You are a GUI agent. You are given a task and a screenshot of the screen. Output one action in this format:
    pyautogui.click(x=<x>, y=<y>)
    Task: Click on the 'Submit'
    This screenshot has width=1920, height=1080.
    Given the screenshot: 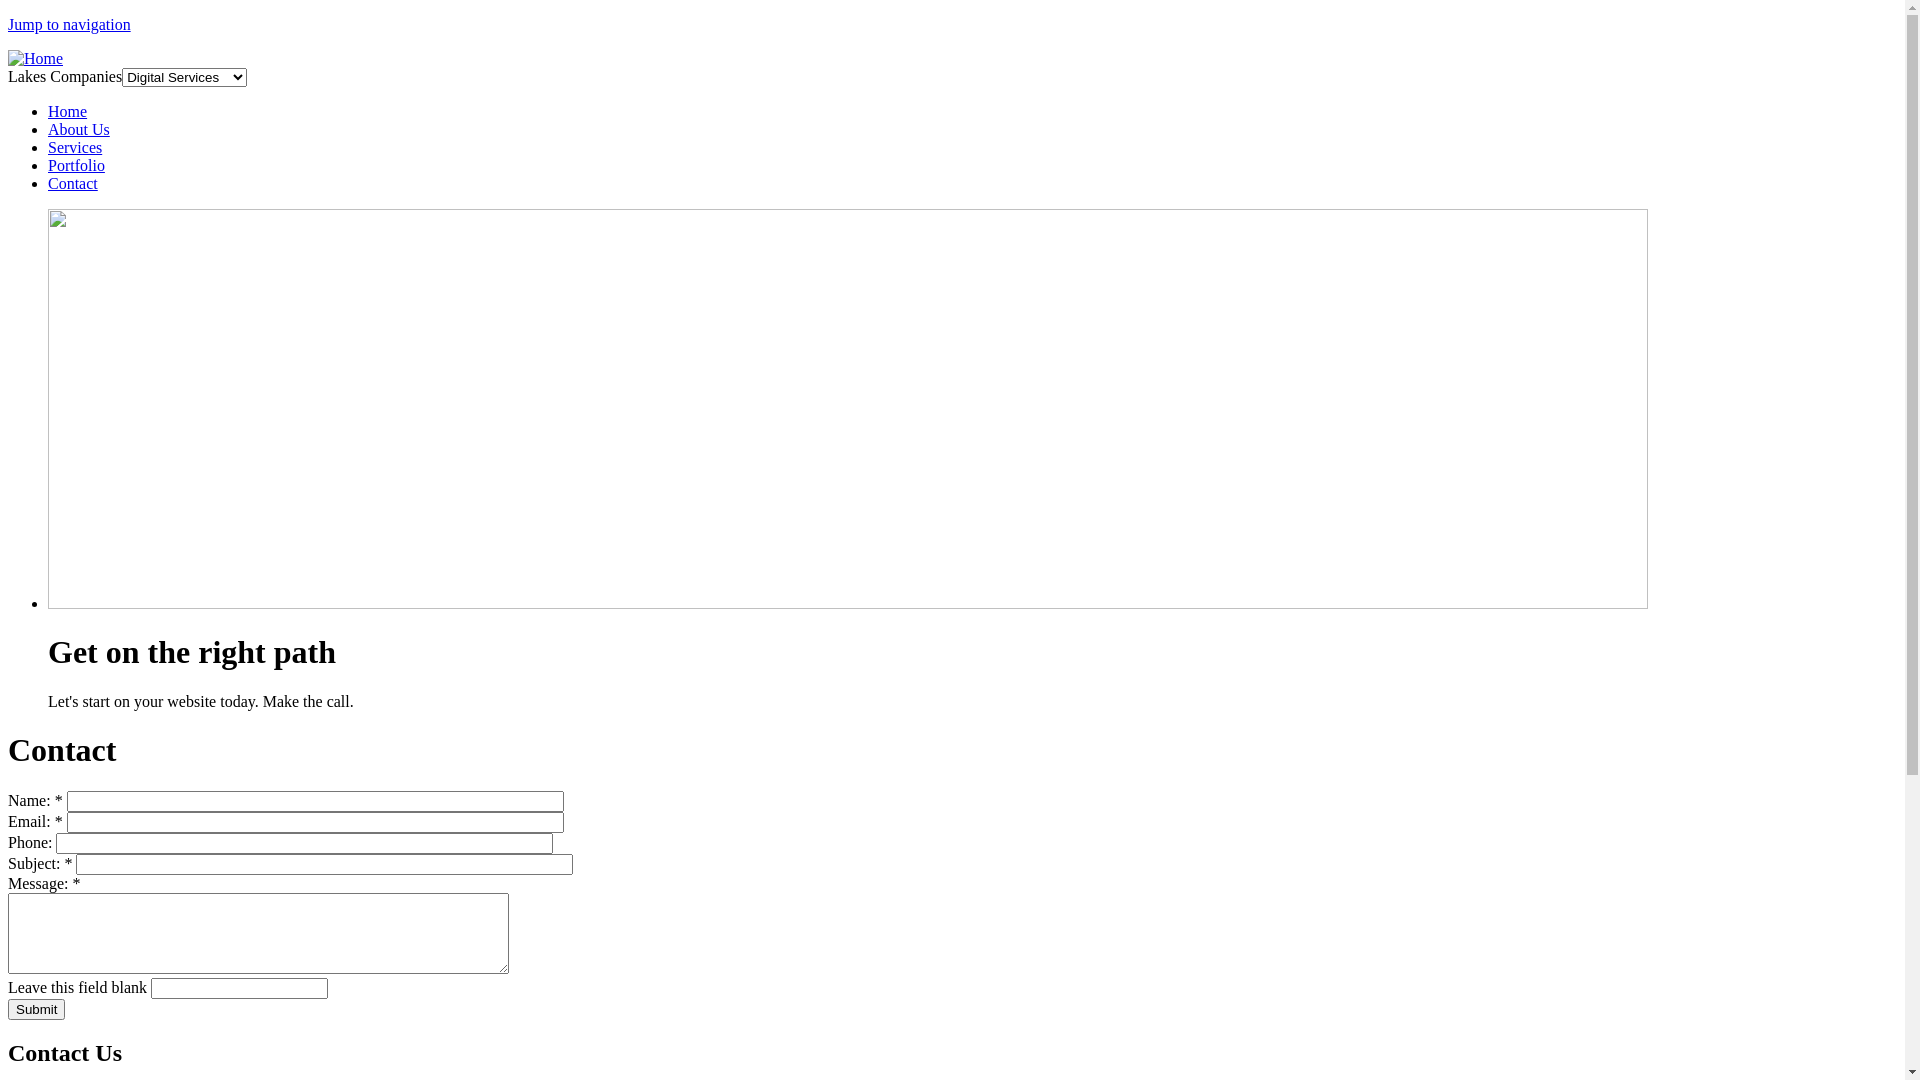 What is the action you would take?
    pyautogui.click(x=36, y=1009)
    